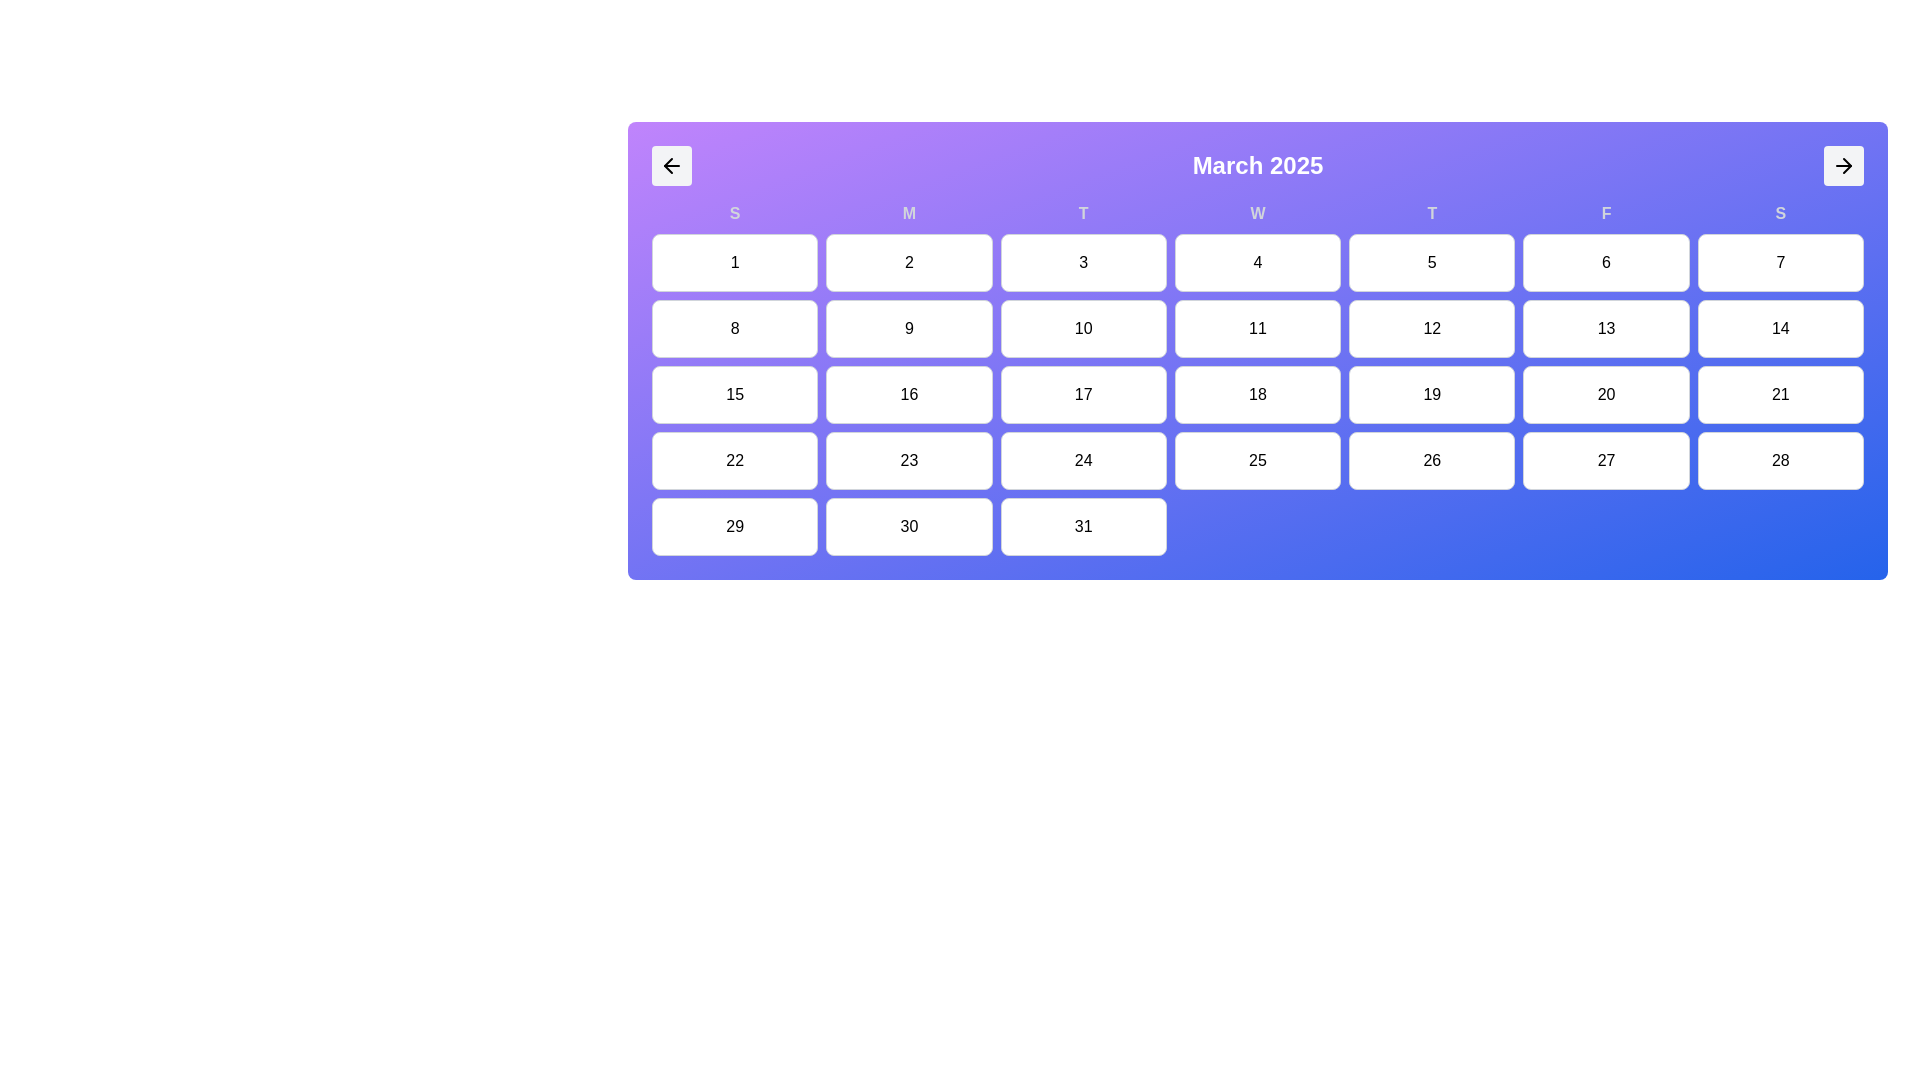  Describe the element at coordinates (1082, 394) in the screenshot. I see `the Calendar date cell displaying '17' in the fifth row and third column of the March 2025 calendar` at that location.